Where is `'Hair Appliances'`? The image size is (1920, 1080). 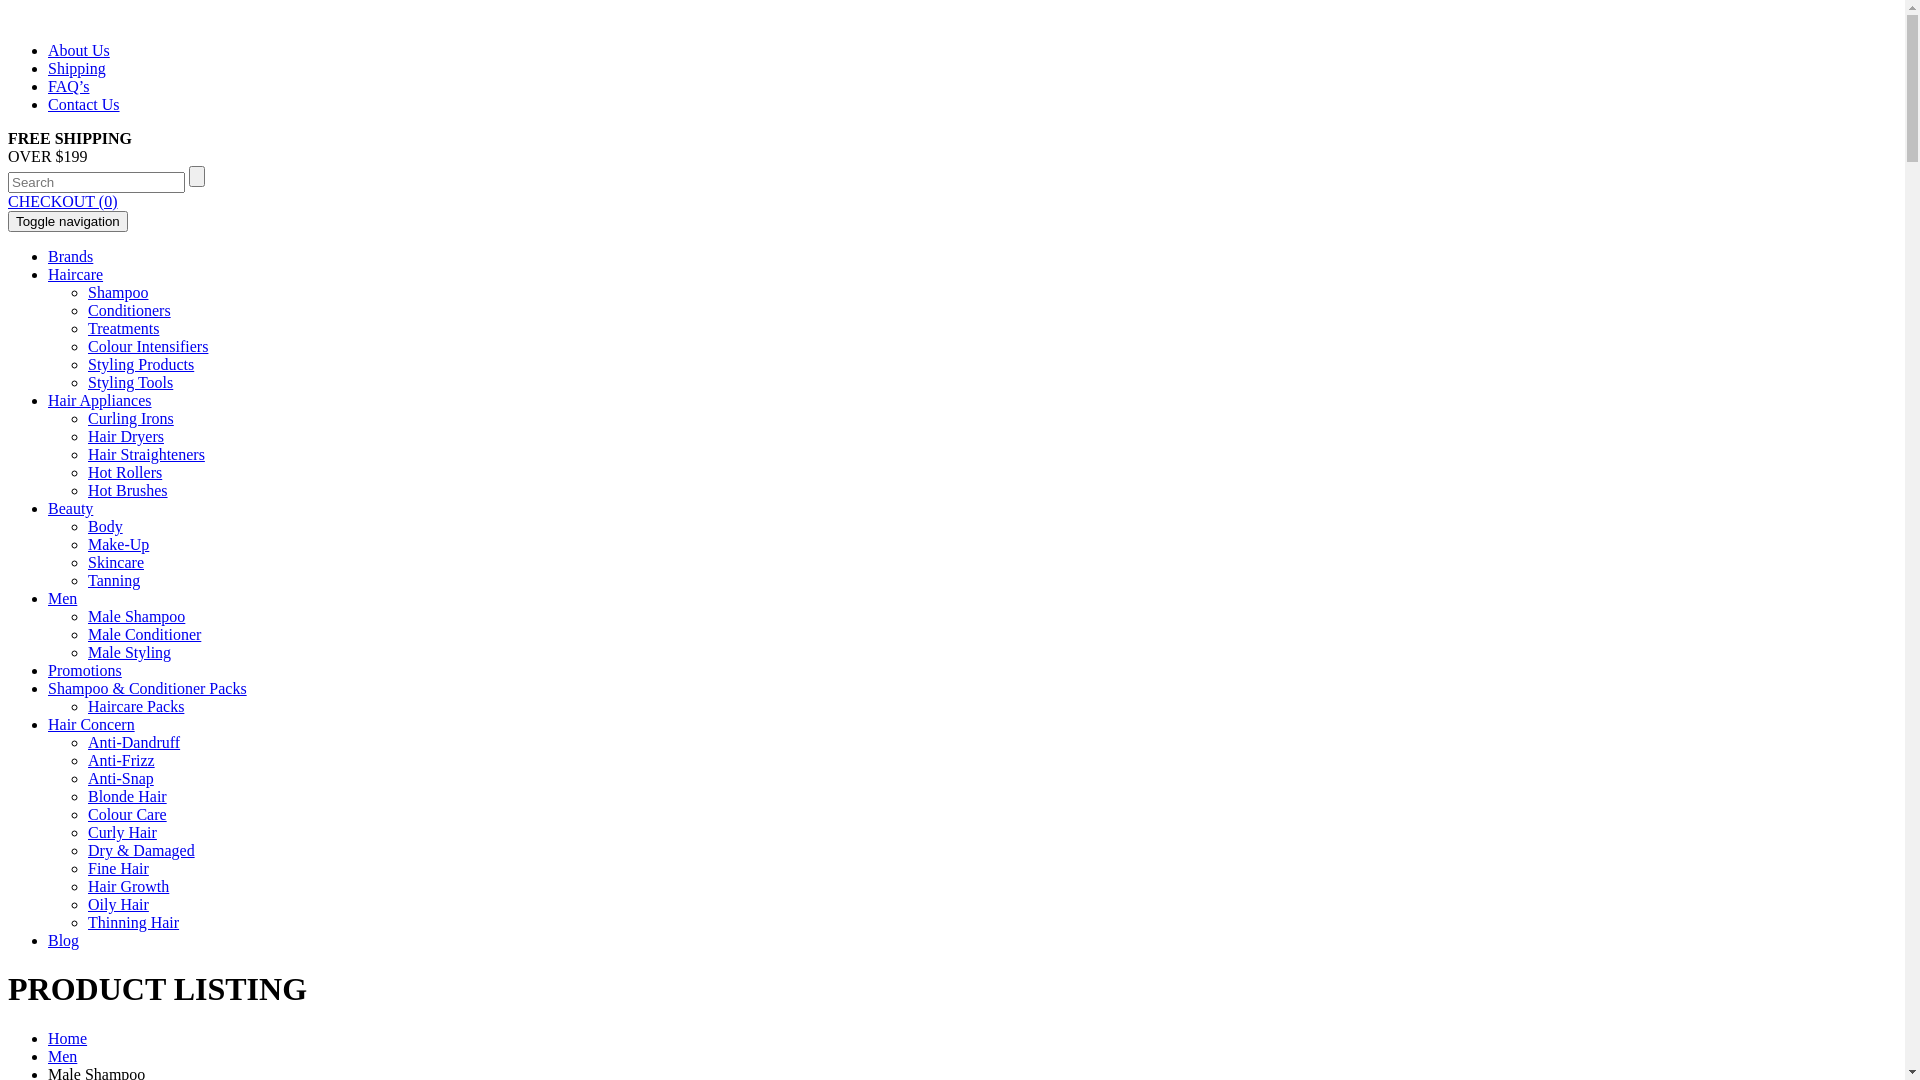 'Hair Appliances' is located at coordinates (48, 400).